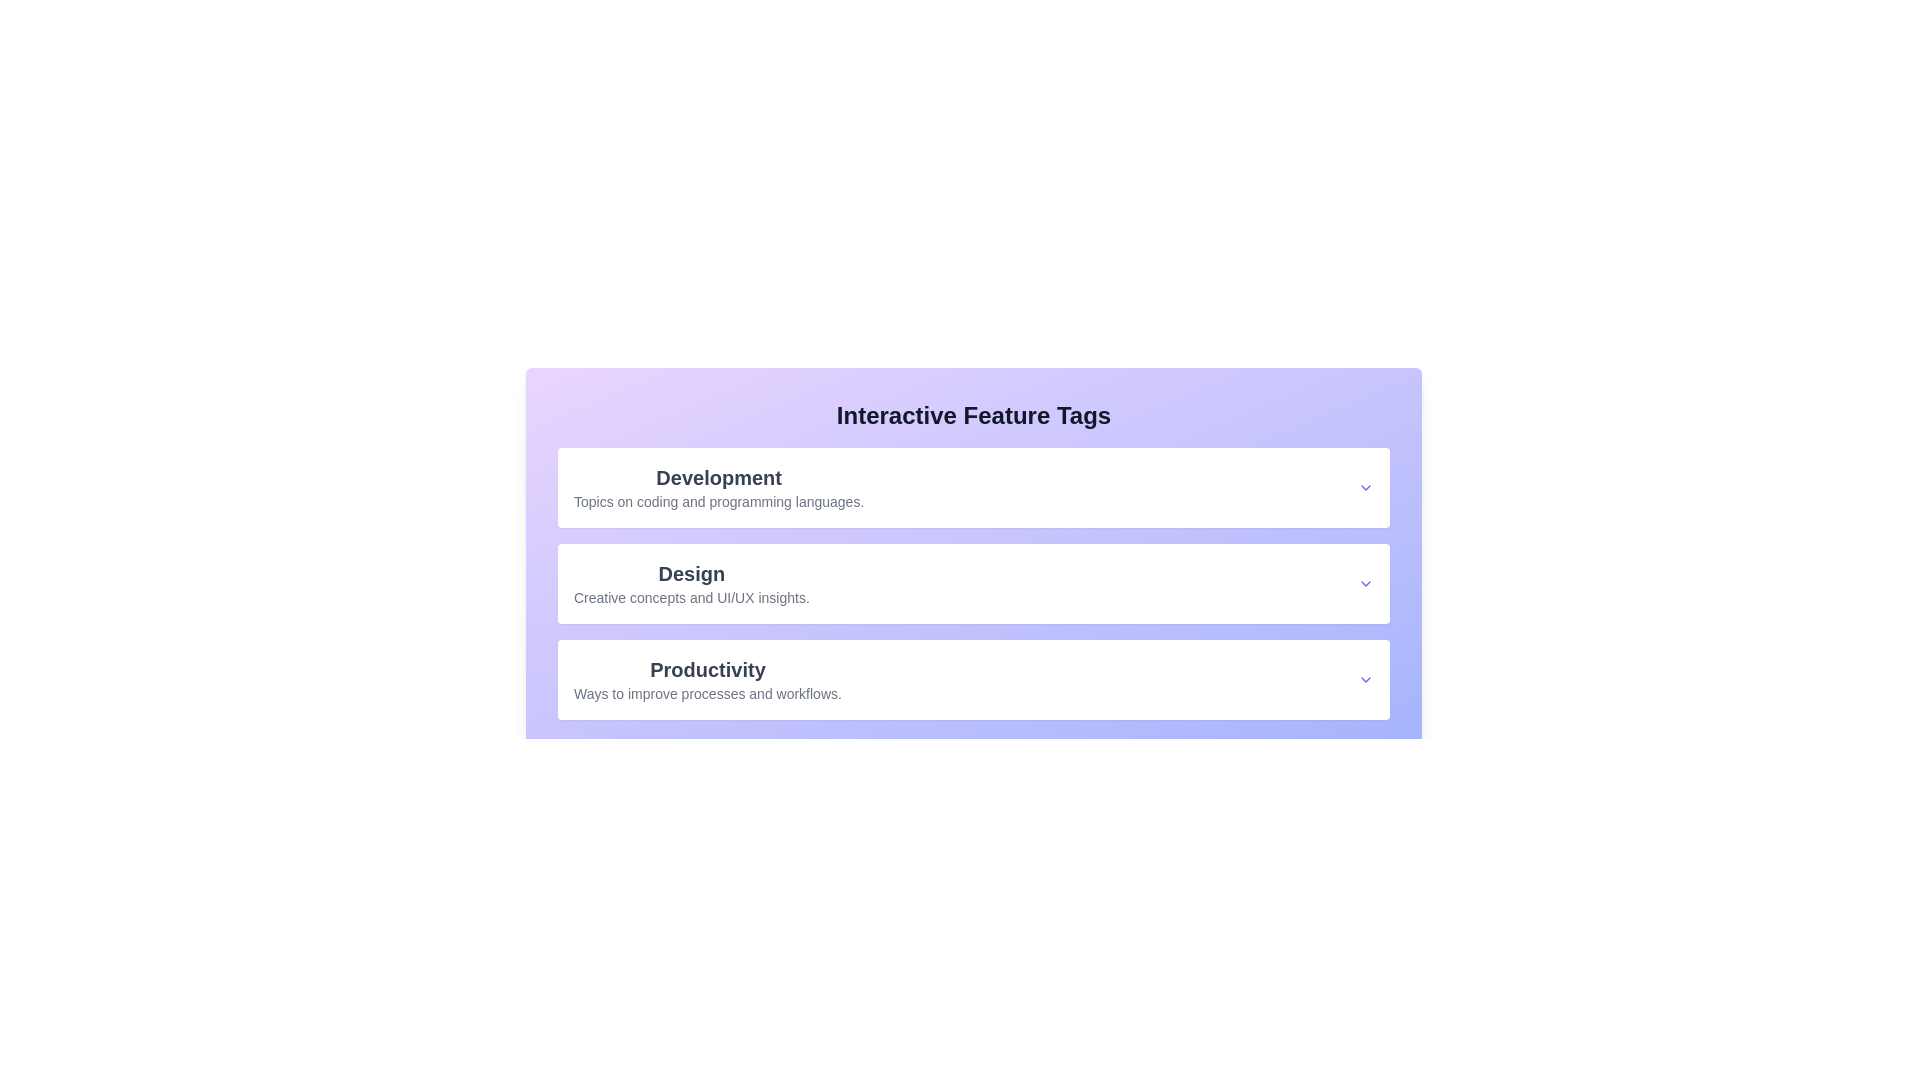  Describe the element at coordinates (719, 478) in the screenshot. I see `header text labeled 'Development', which serves as the main title for the section on coding and programming languages` at that location.